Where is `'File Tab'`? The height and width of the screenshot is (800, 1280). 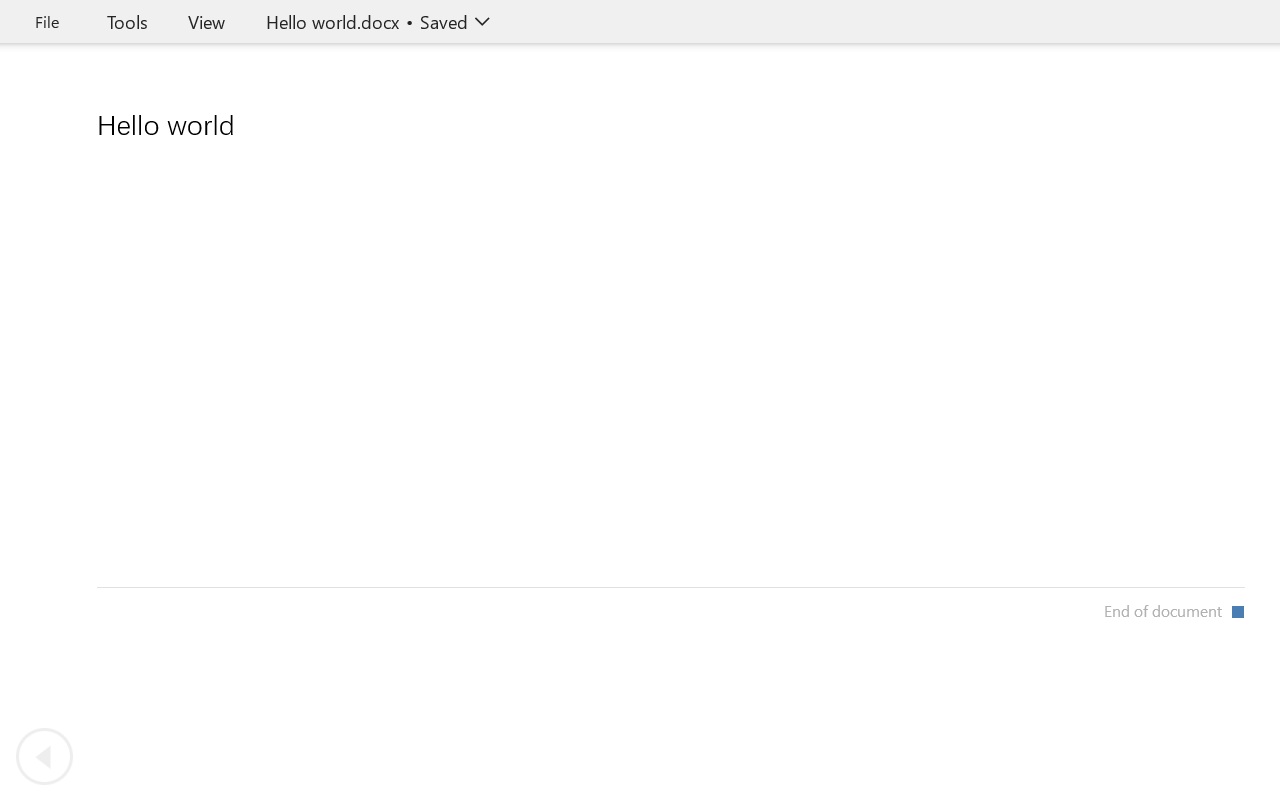
'File Tab' is located at coordinates (46, 21).